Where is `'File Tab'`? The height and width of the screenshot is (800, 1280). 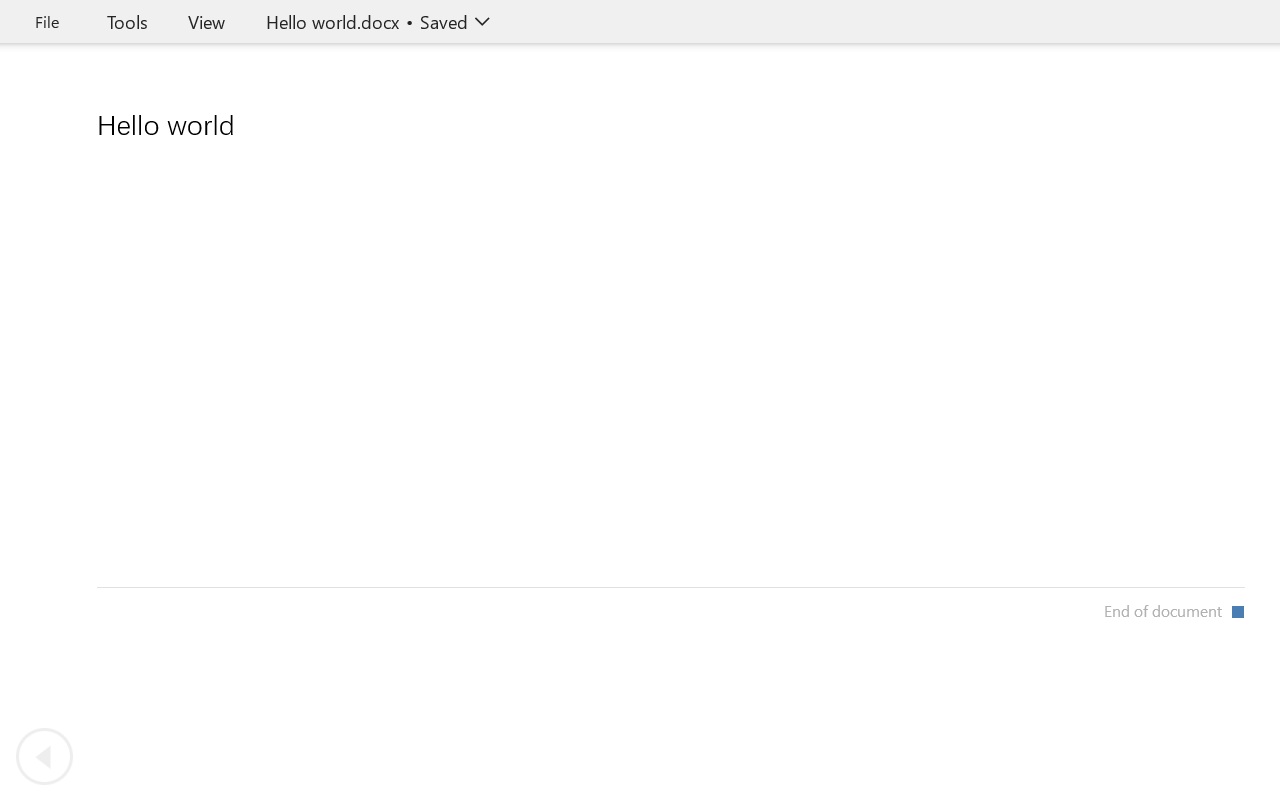
'File Tab' is located at coordinates (46, 21).